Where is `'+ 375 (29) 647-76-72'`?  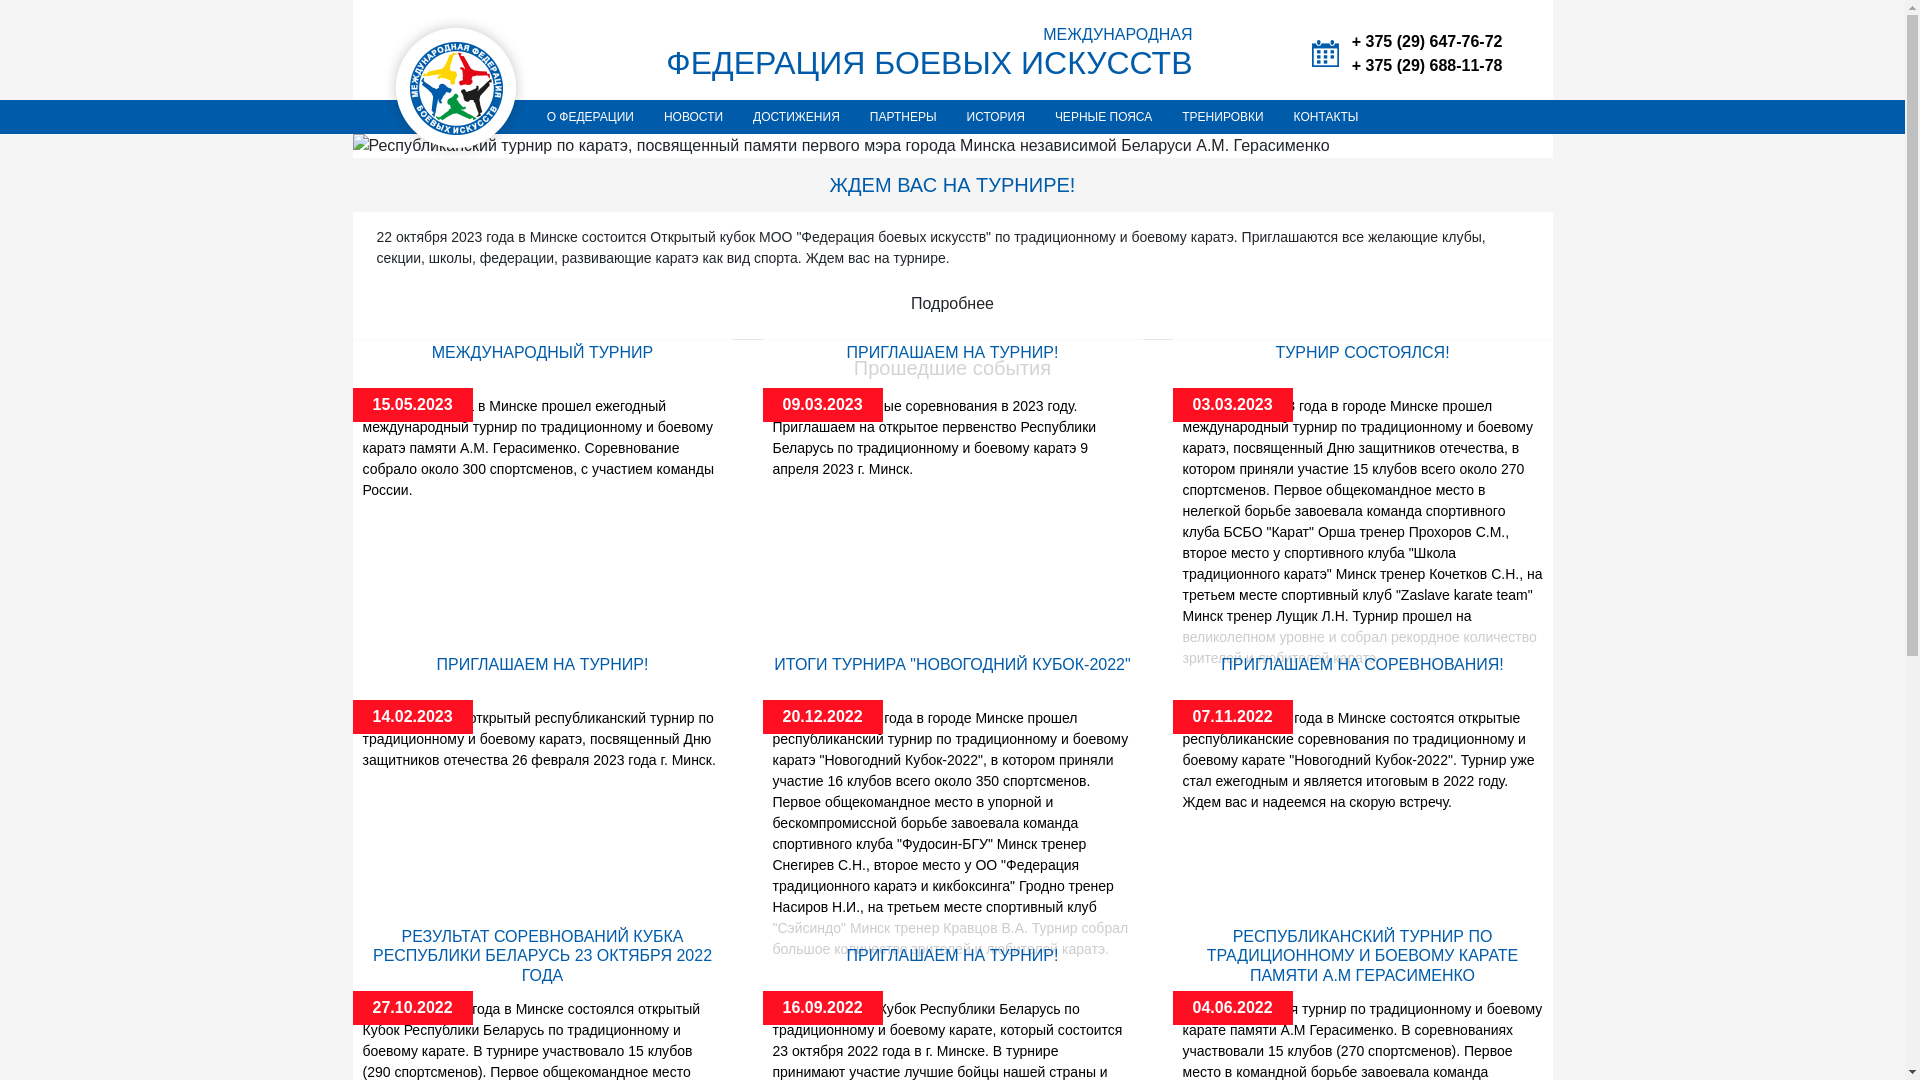
'+ 375 (29) 647-76-72' is located at coordinates (1426, 42).